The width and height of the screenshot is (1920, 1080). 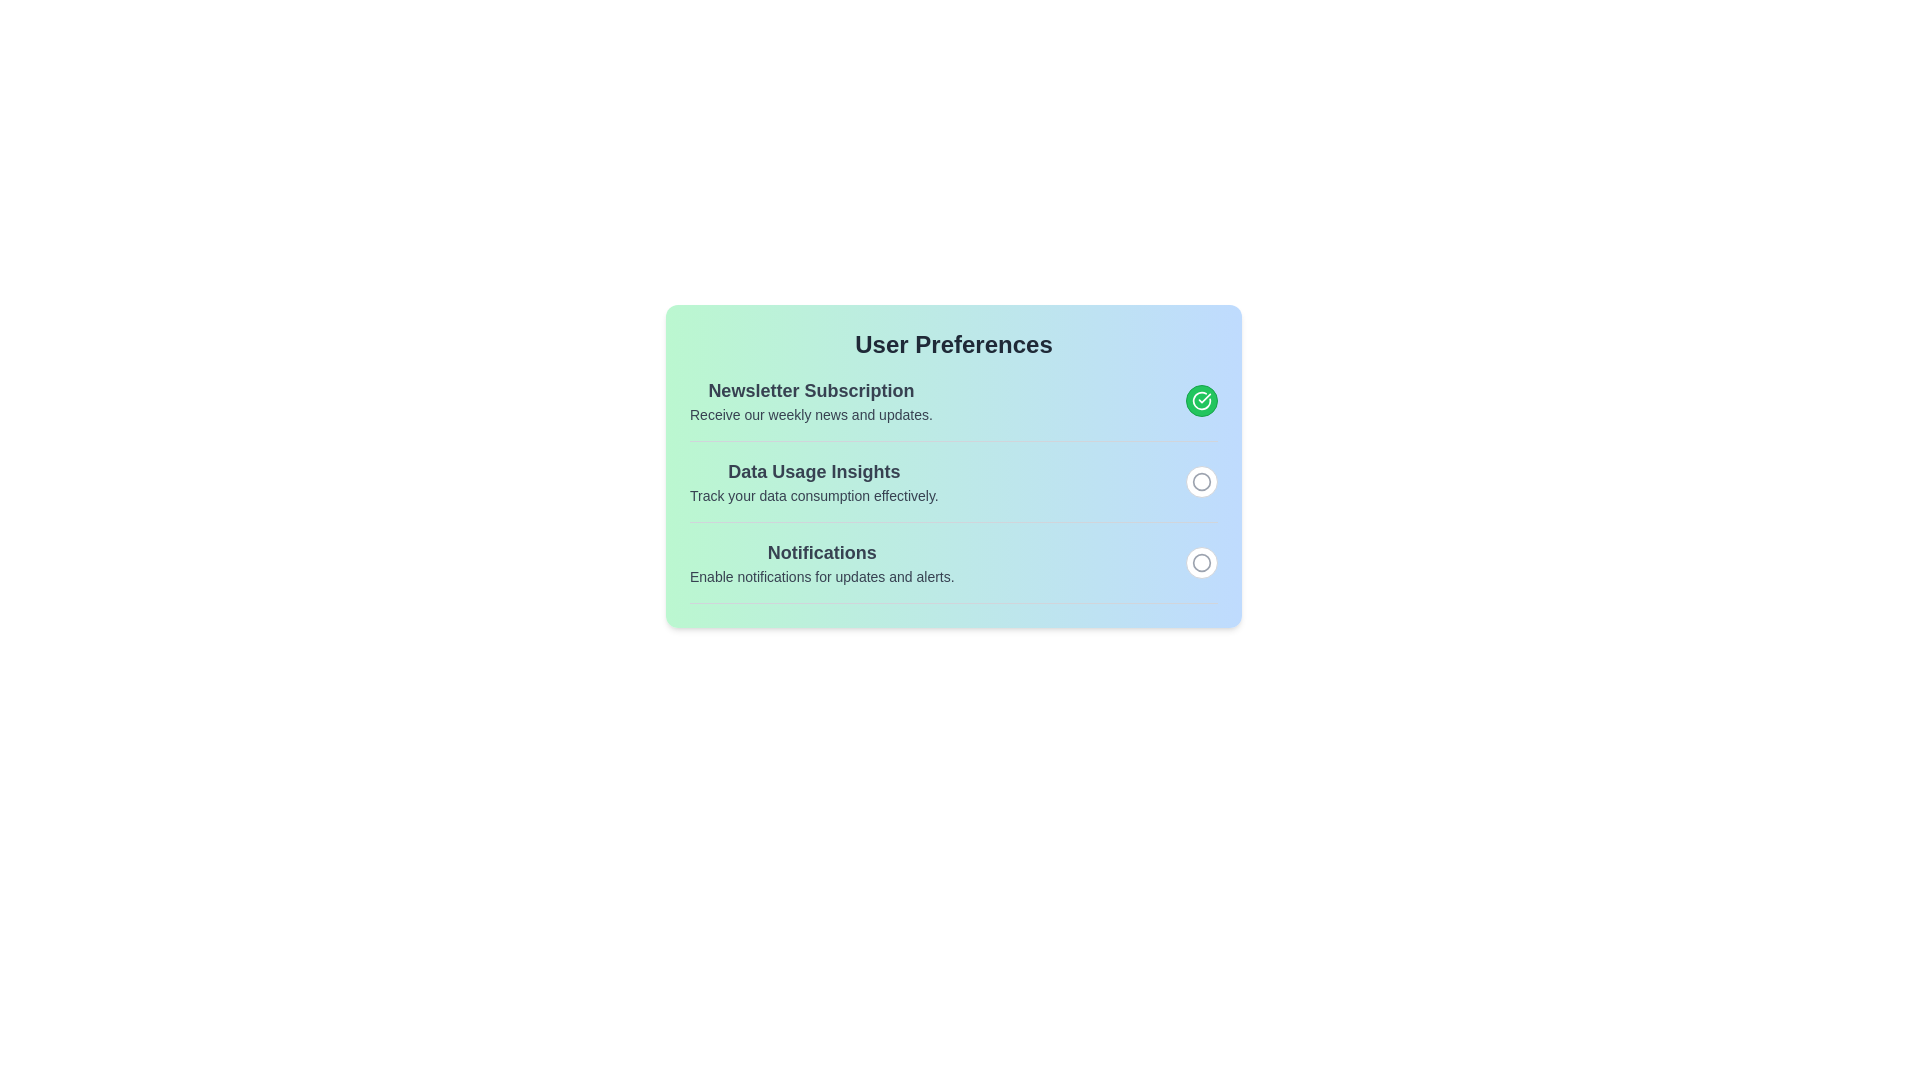 I want to click on the informational section indicating the subscription status under 'User Preferences', so click(x=953, y=401).